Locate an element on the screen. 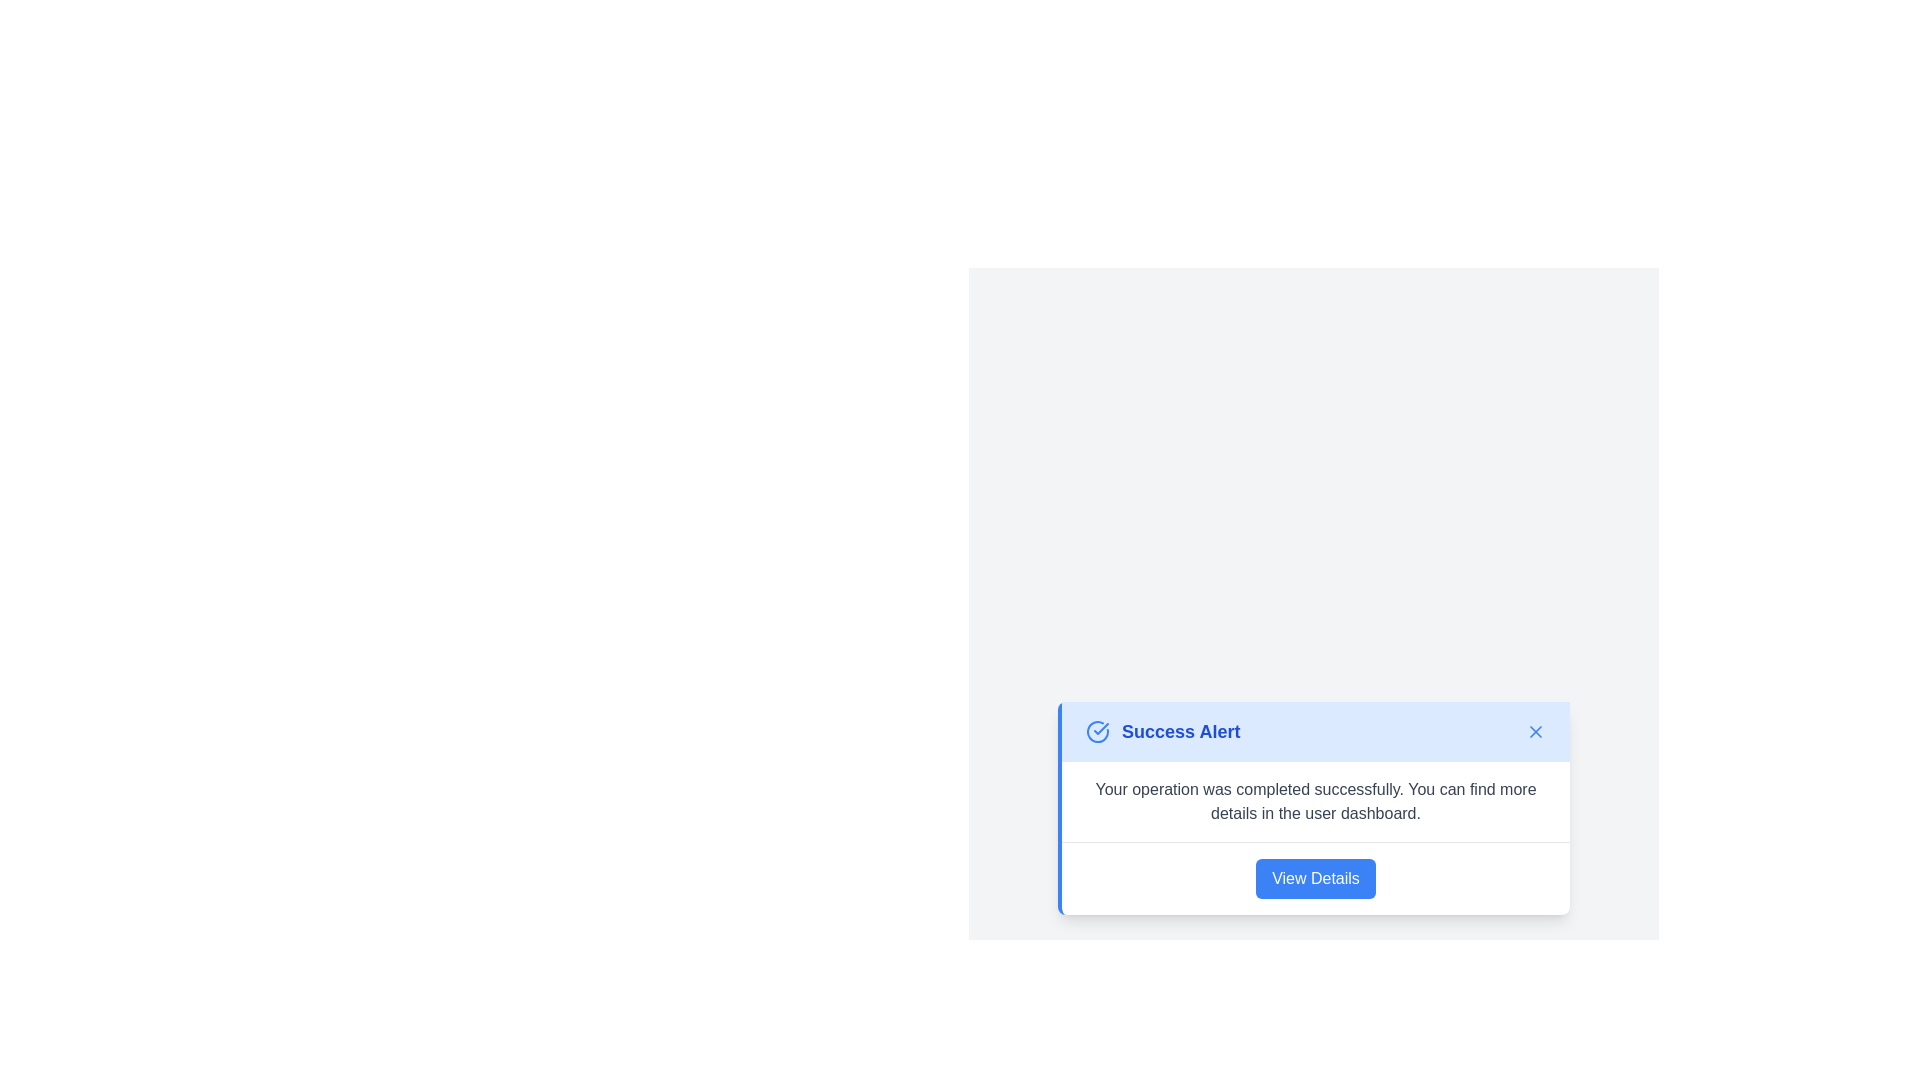 The image size is (1920, 1080). the rectangular button with rounded edges and a blue background labeled 'View Details' located at the bottom of the notification dialog is located at coordinates (1315, 877).